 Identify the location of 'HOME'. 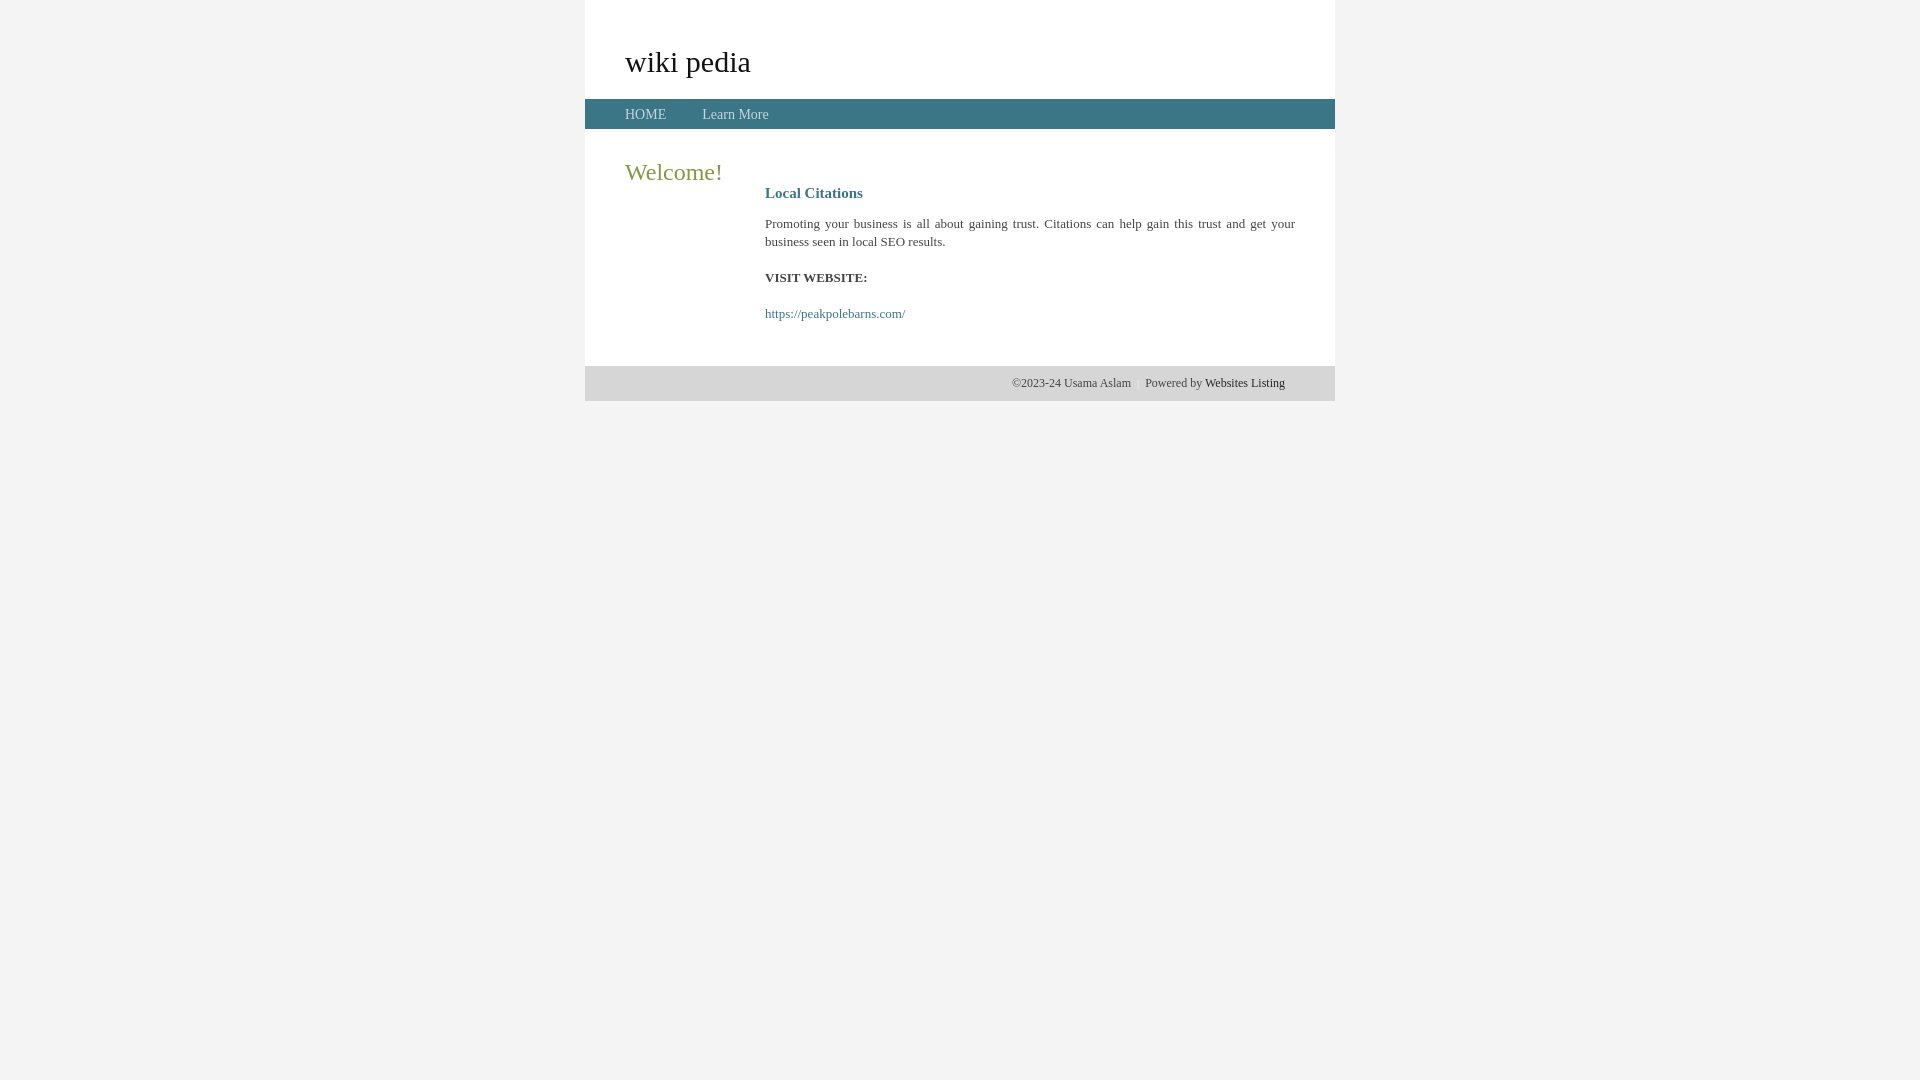
(645, 114).